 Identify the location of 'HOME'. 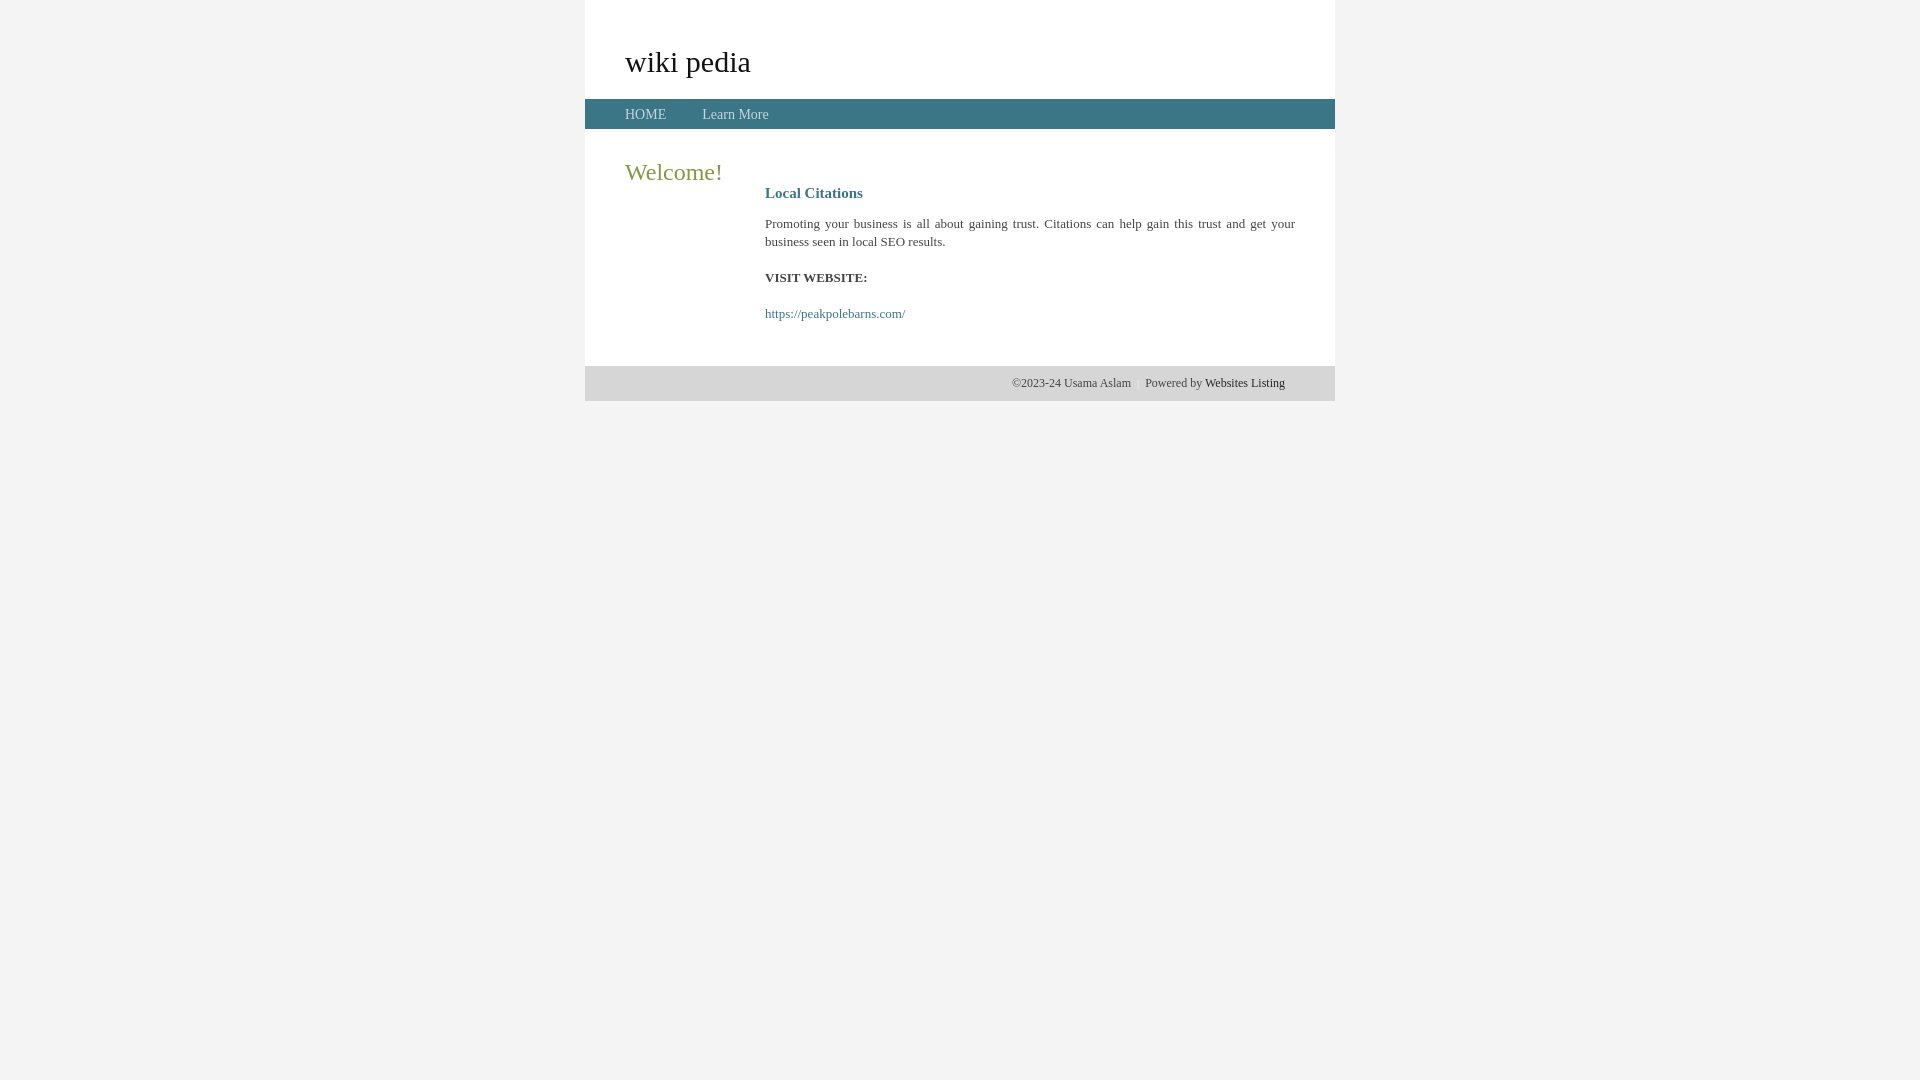
(645, 114).